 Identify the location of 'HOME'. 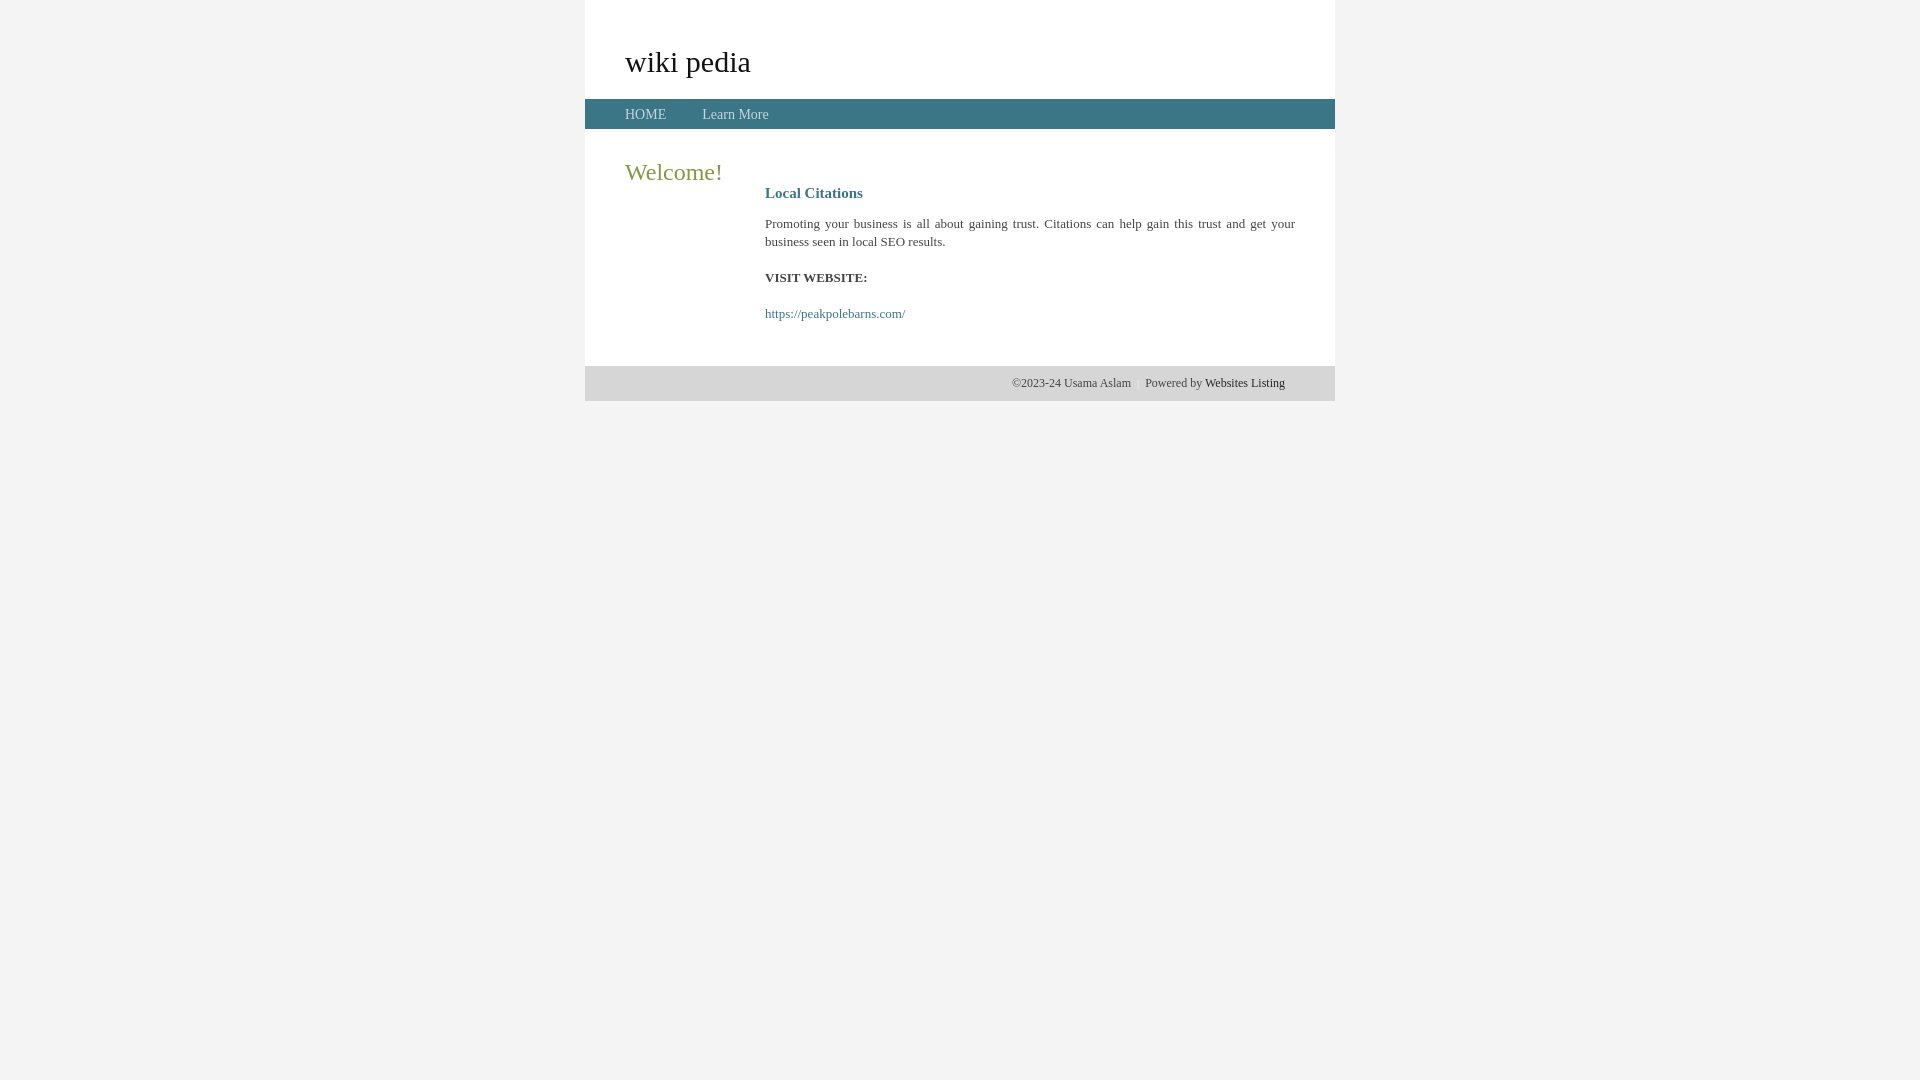
(645, 114).